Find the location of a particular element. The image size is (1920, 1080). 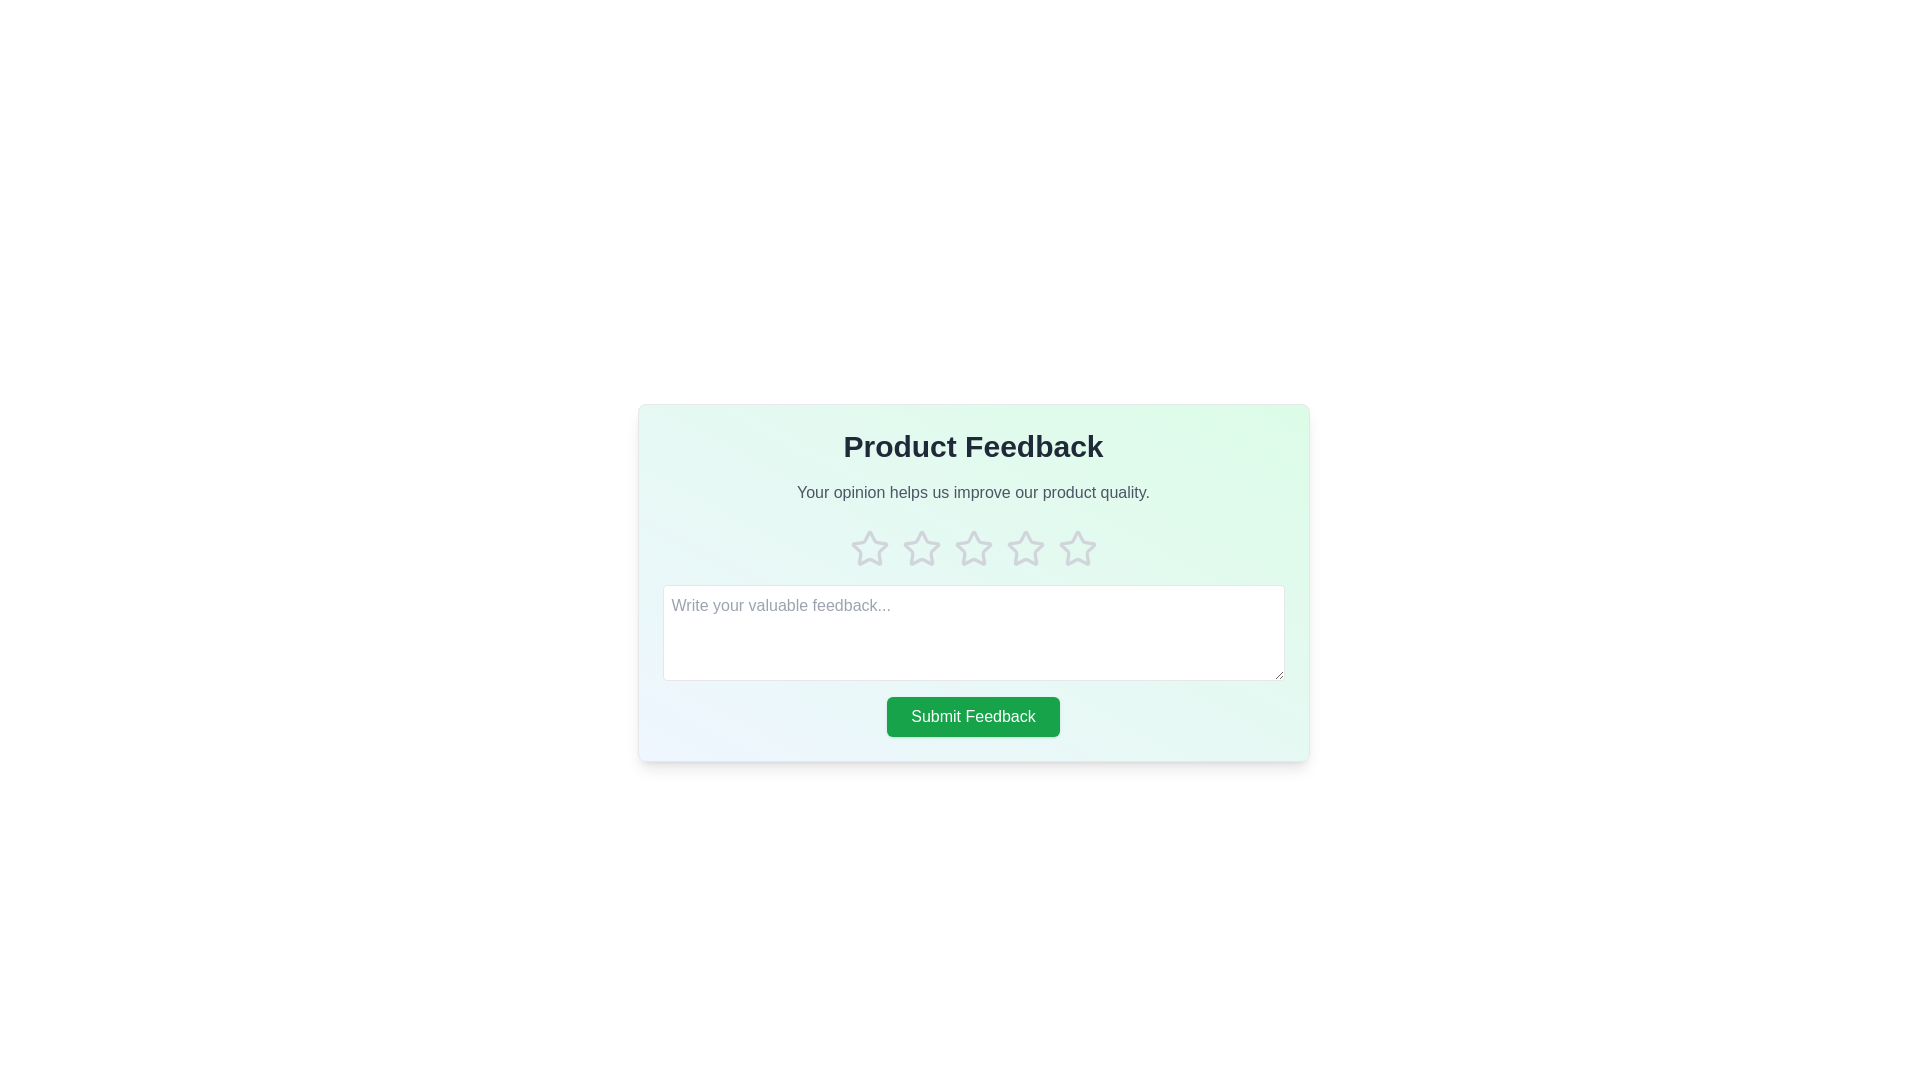

the fourth interactive star icon for ratings located slightly below the 'Product Feedback' heading to observe the hover effect is located at coordinates (973, 548).